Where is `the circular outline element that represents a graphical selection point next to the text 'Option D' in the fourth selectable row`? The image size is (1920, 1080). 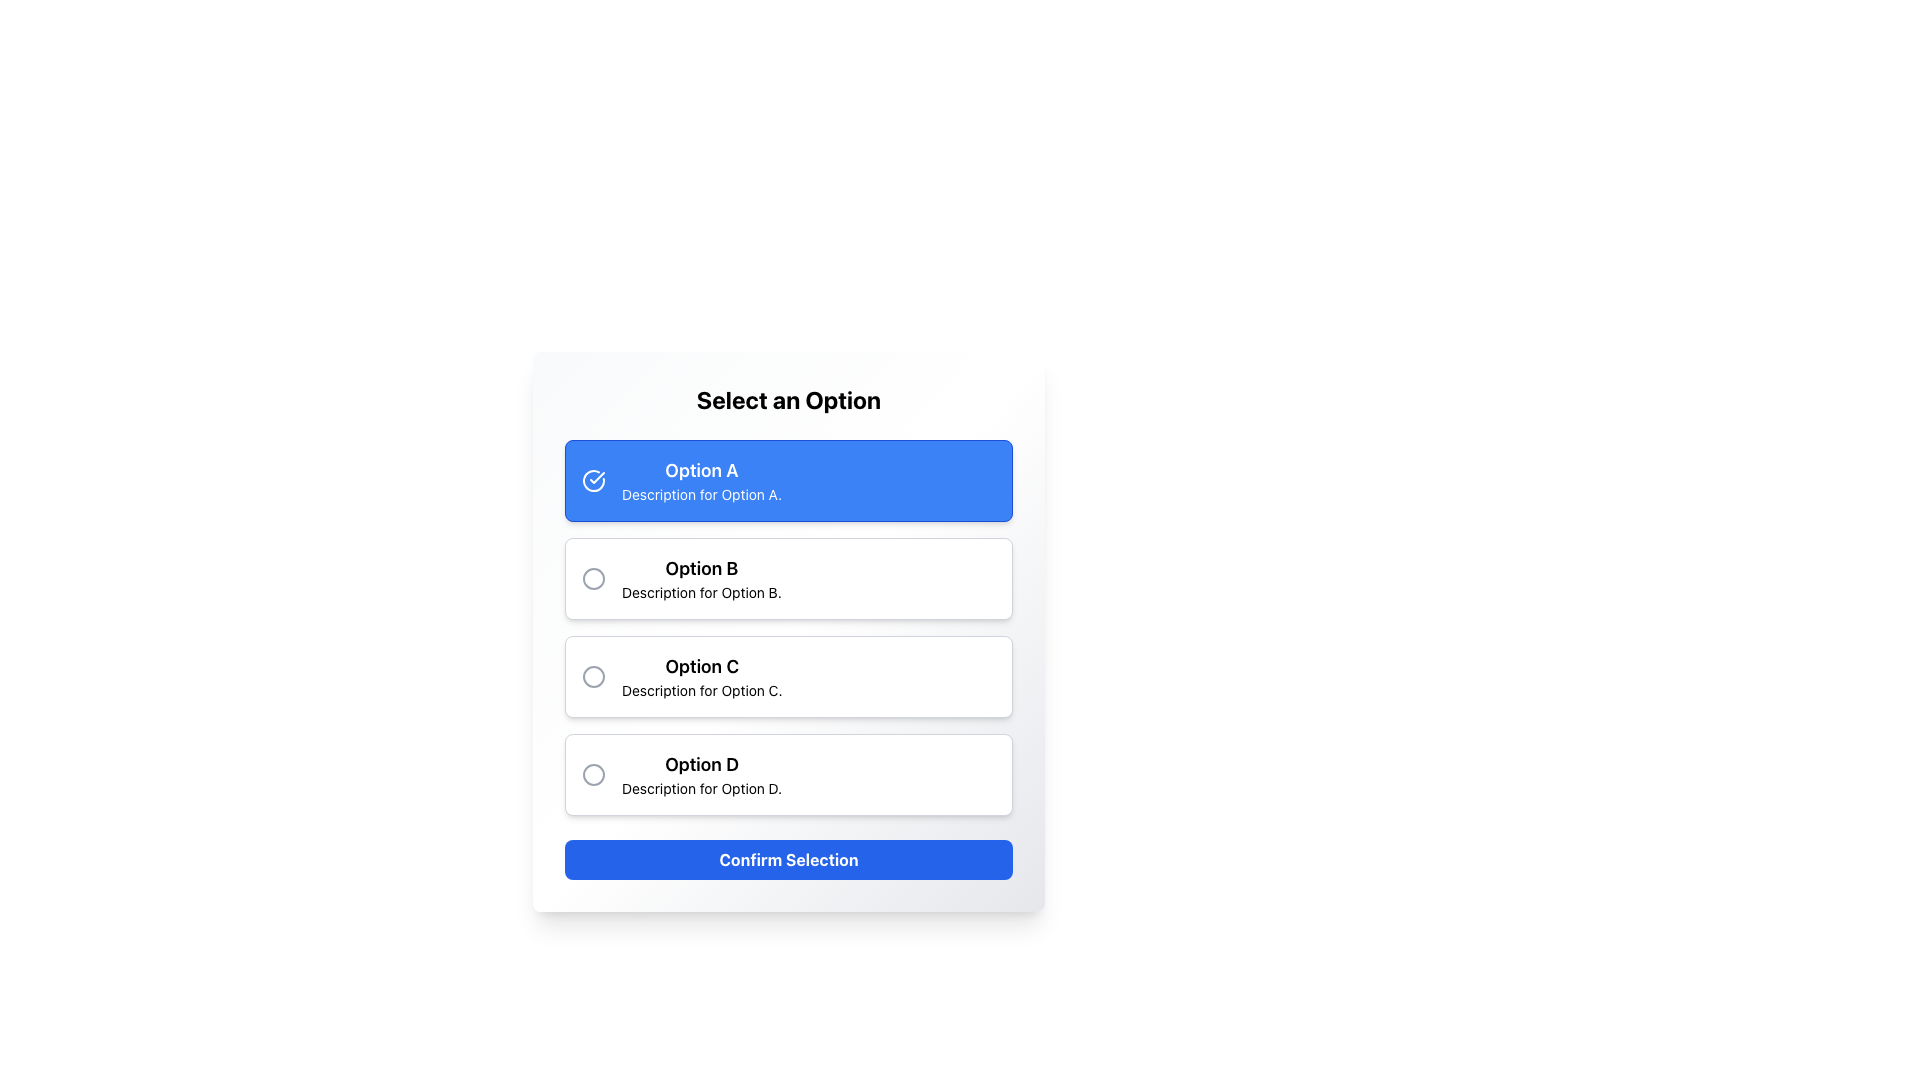
the circular outline element that represents a graphical selection point next to the text 'Option D' in the fourth selectable row is located at coordinates (593, 774).